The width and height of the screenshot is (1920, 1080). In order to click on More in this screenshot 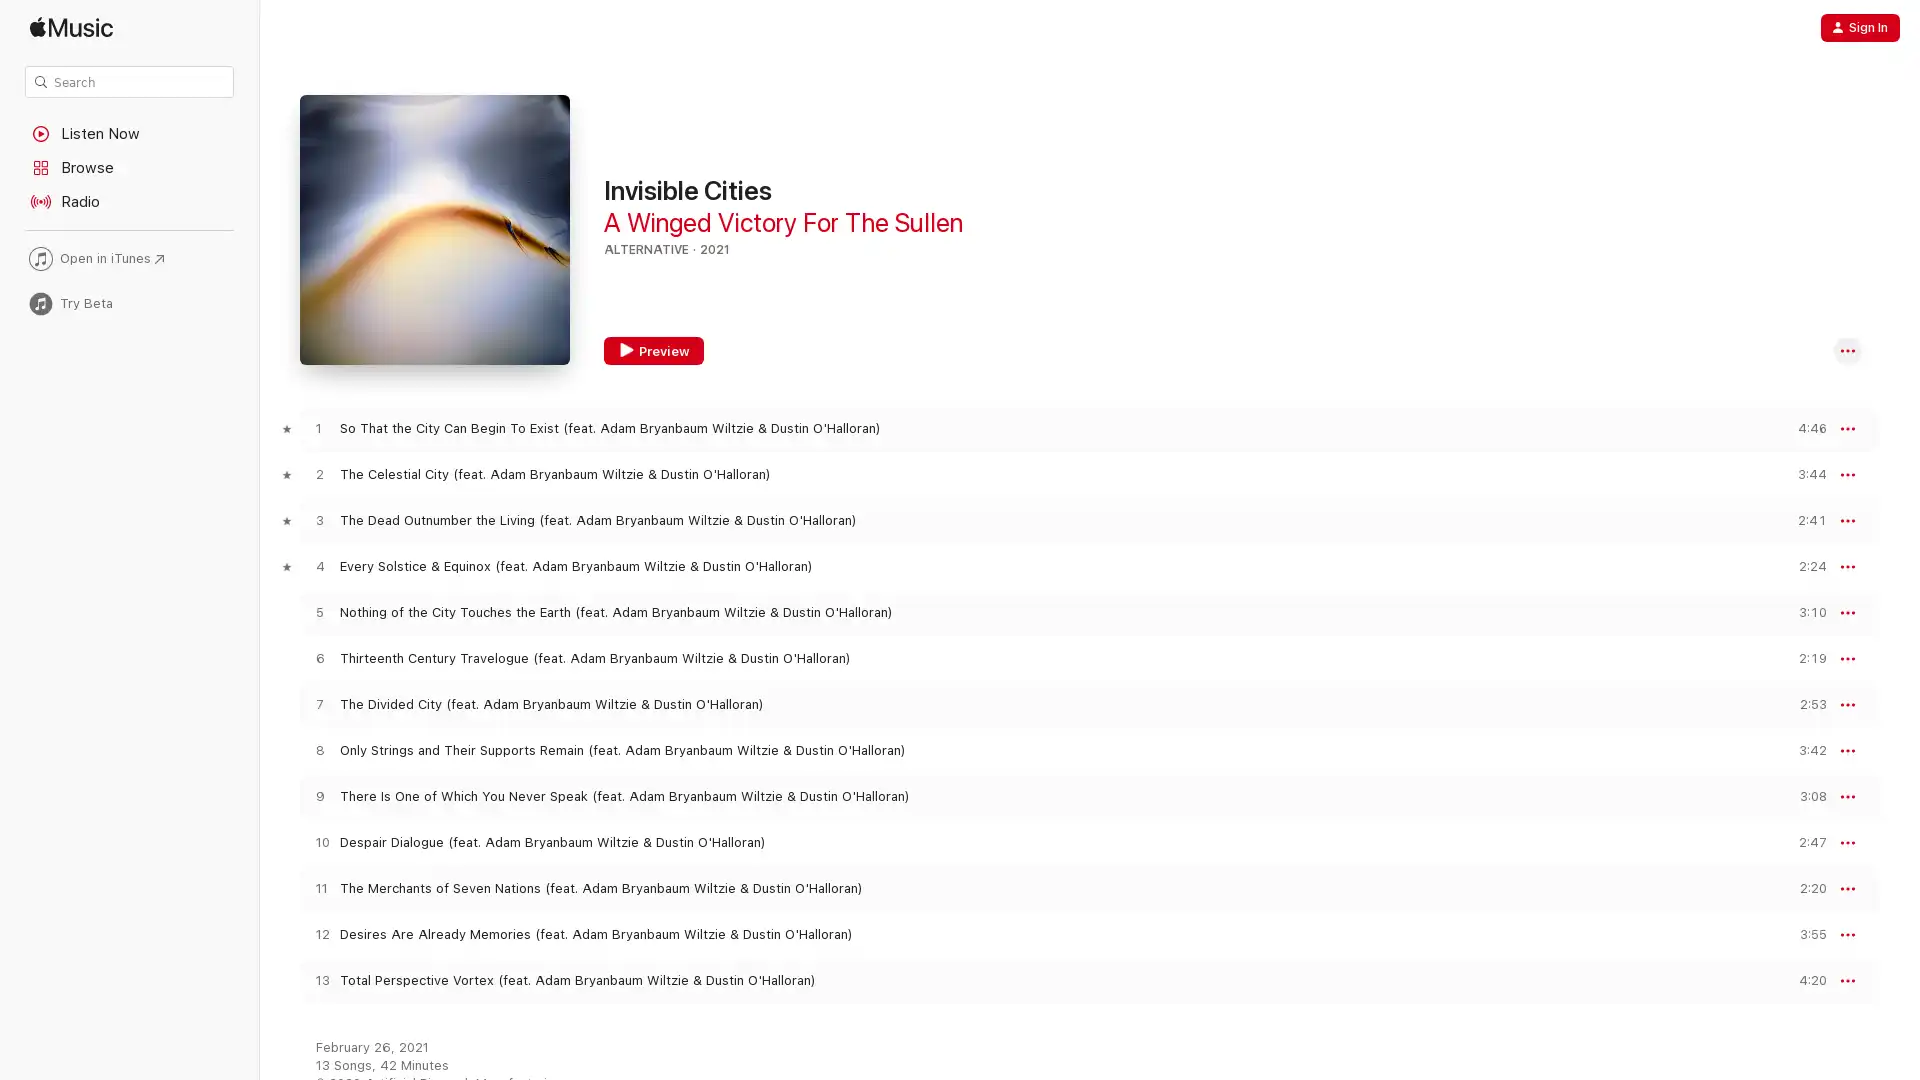, I will do `click(1847, 350)`.